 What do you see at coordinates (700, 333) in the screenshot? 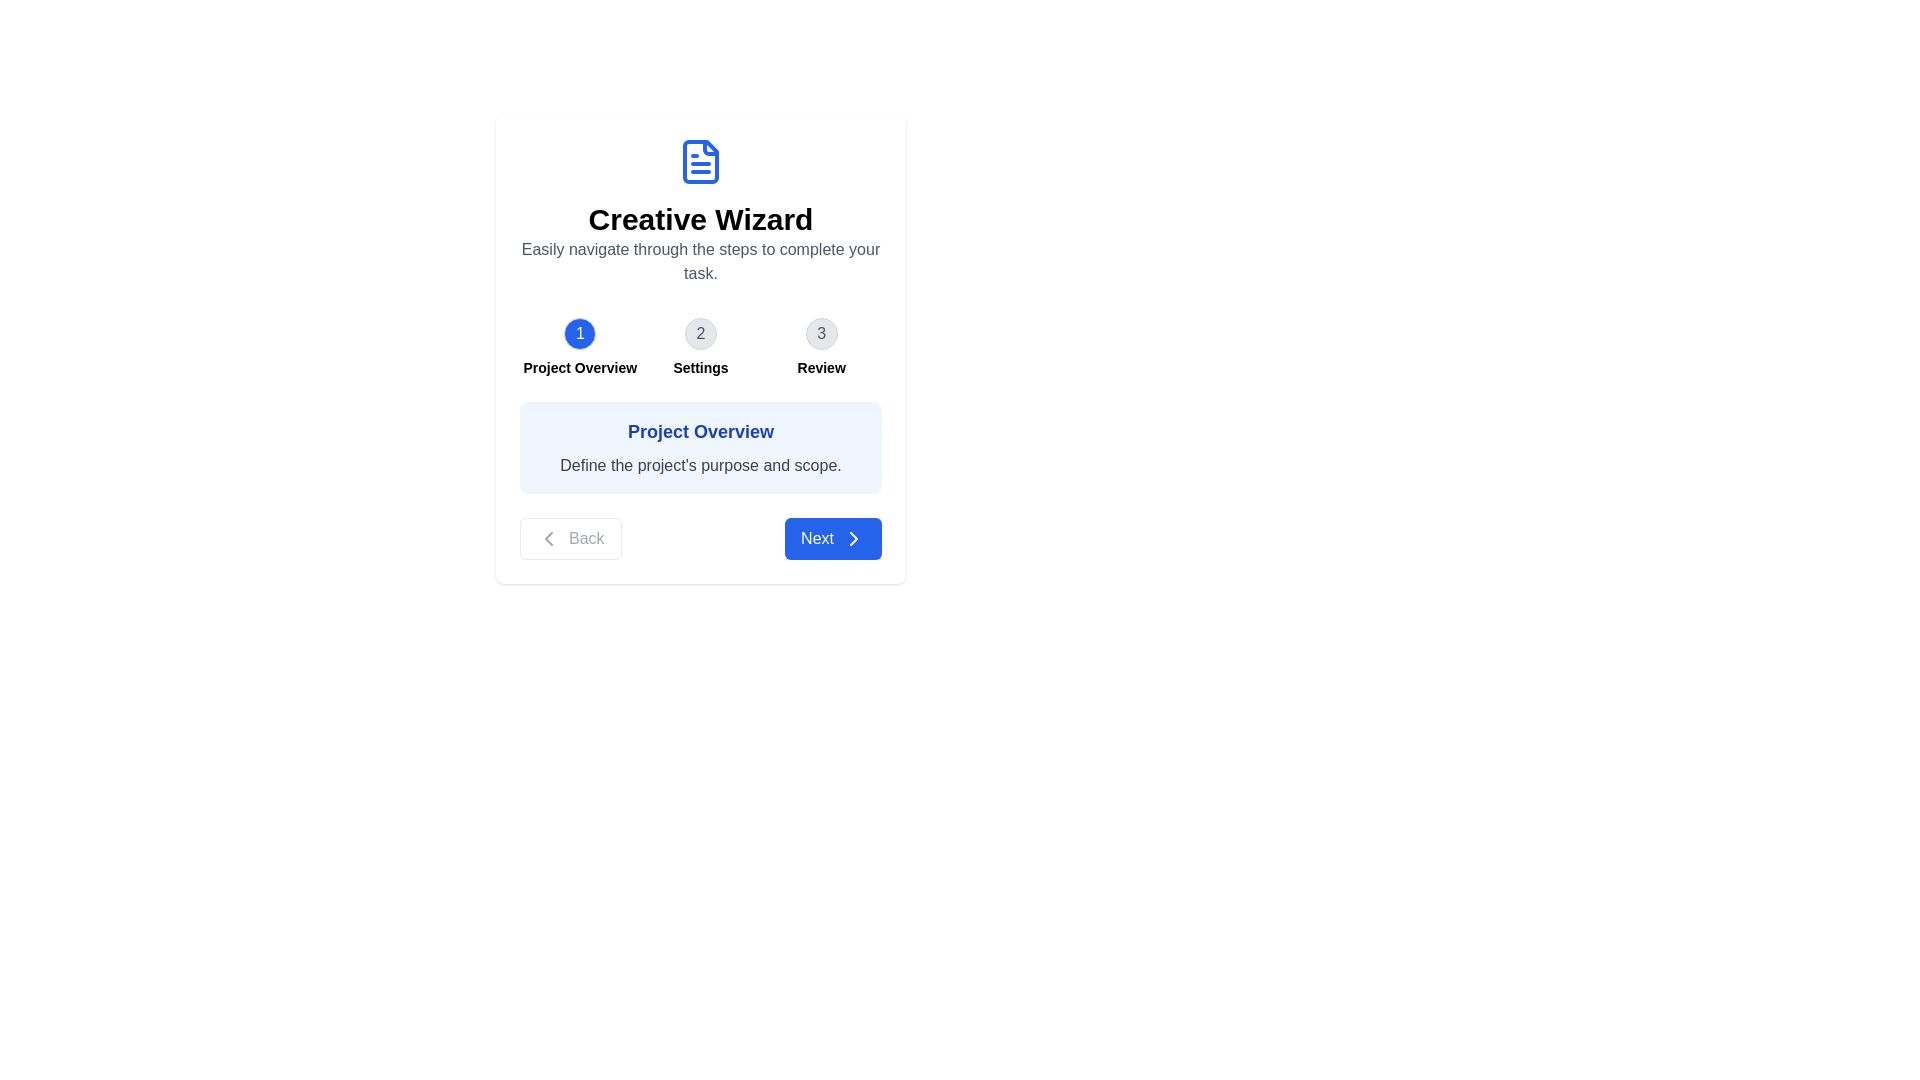
I see `the second step of the multi-step progress indicator, which is located above the 'Settings' label, between 'Project Overview' and 'Review'` at bounding box center [700, 333].